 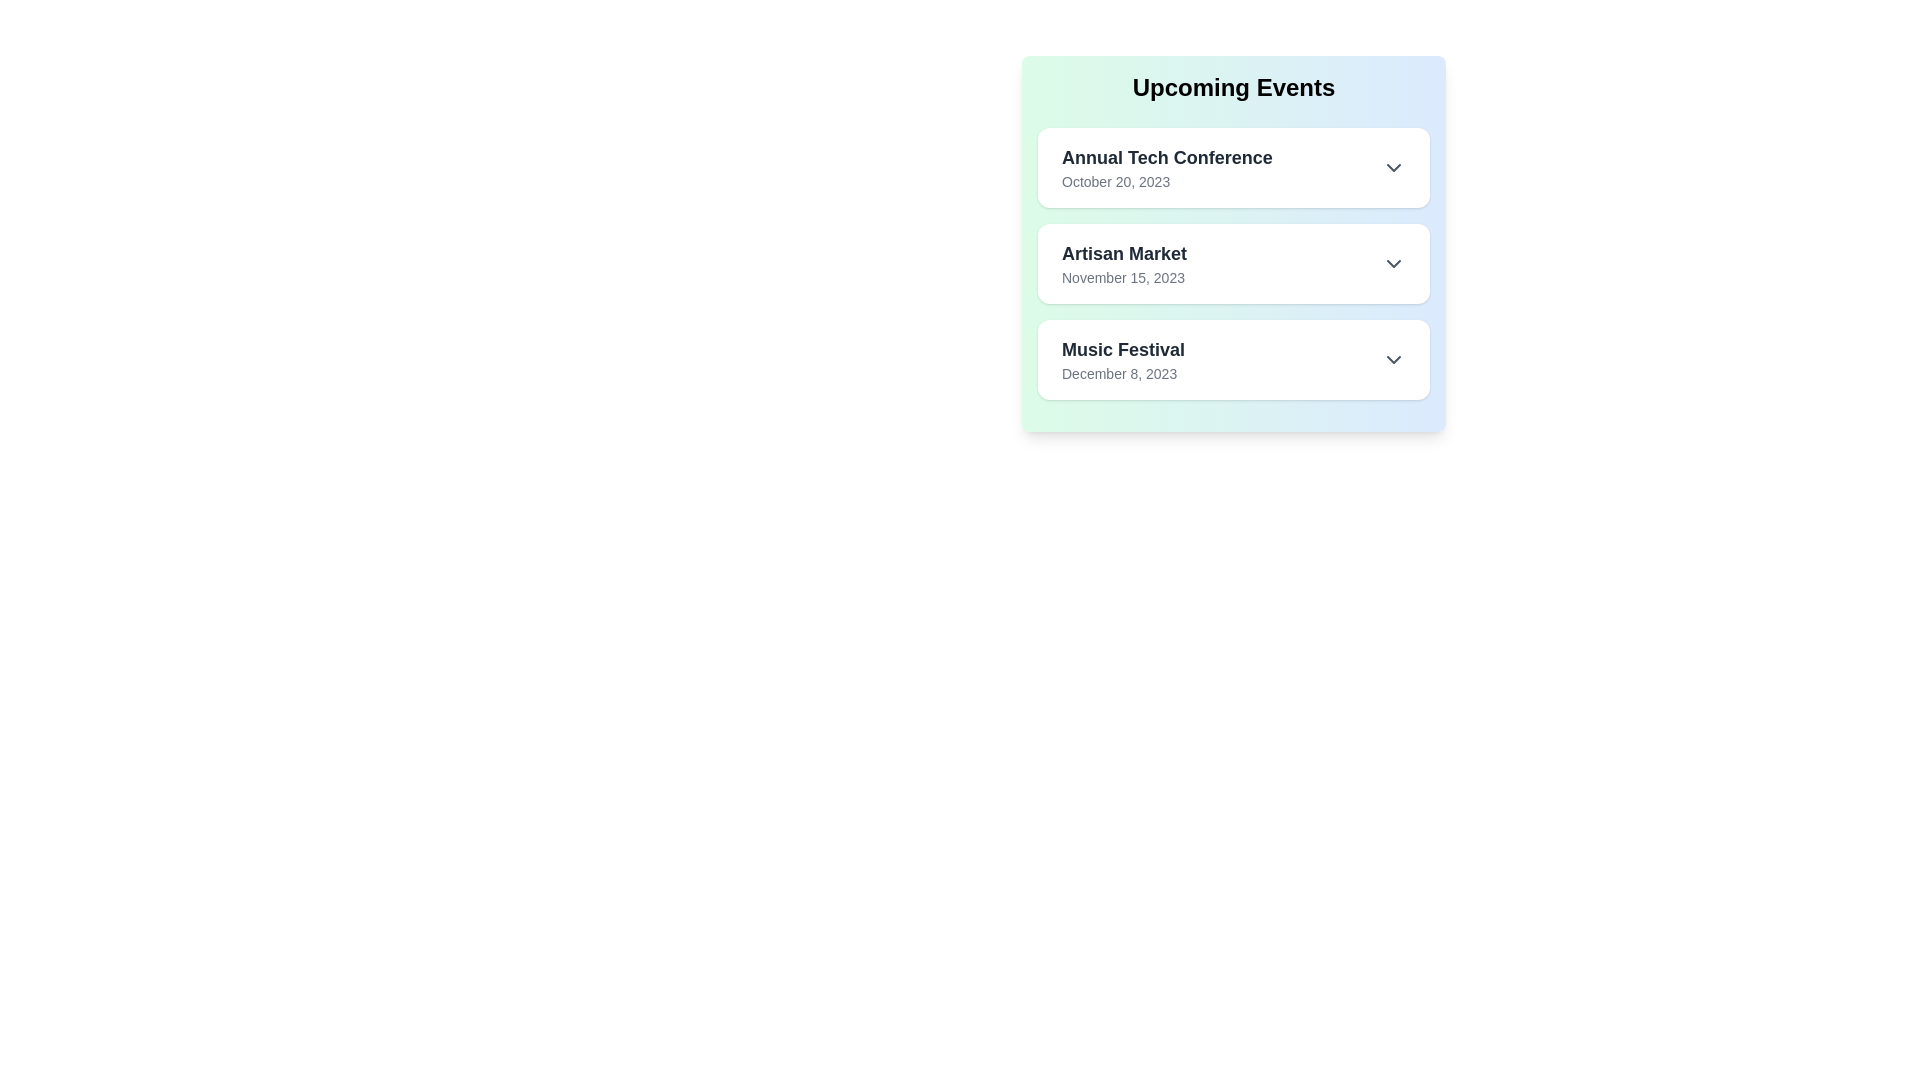 I want to click on the title text element that serves as a section header for upcoming events, located at the top of its rounded box with a gradient background, so click(x=1232, y=87).